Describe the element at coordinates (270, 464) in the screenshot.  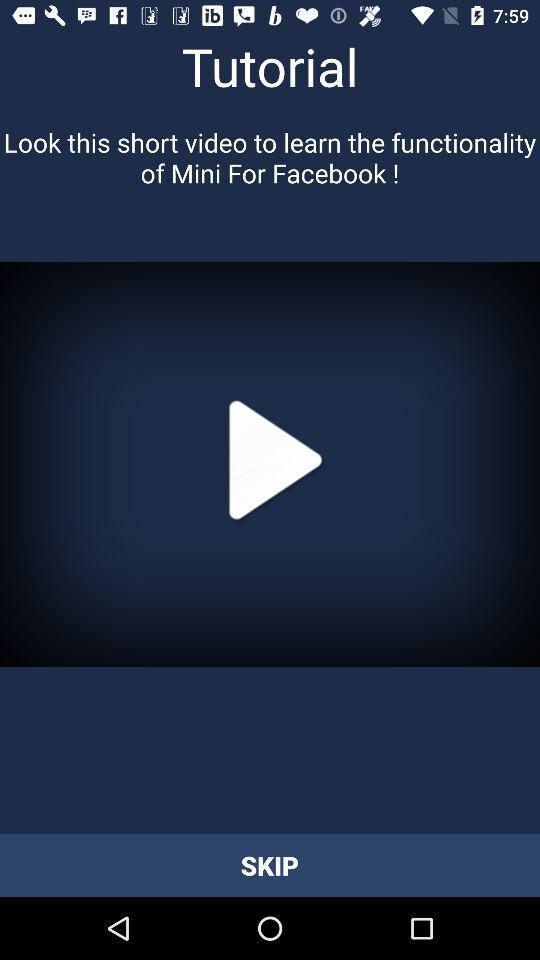
I see `the button above skip button` at that location.